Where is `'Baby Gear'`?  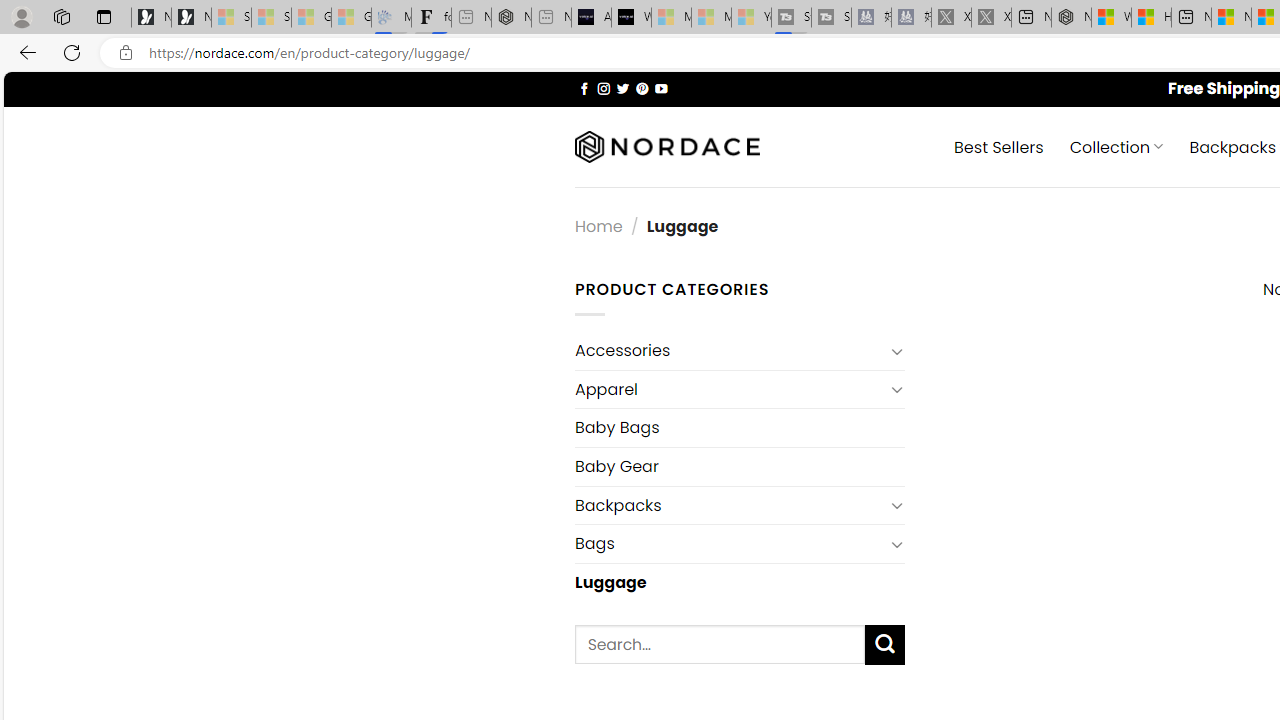 'Baby Gear' is located at coordinates (738, 465).